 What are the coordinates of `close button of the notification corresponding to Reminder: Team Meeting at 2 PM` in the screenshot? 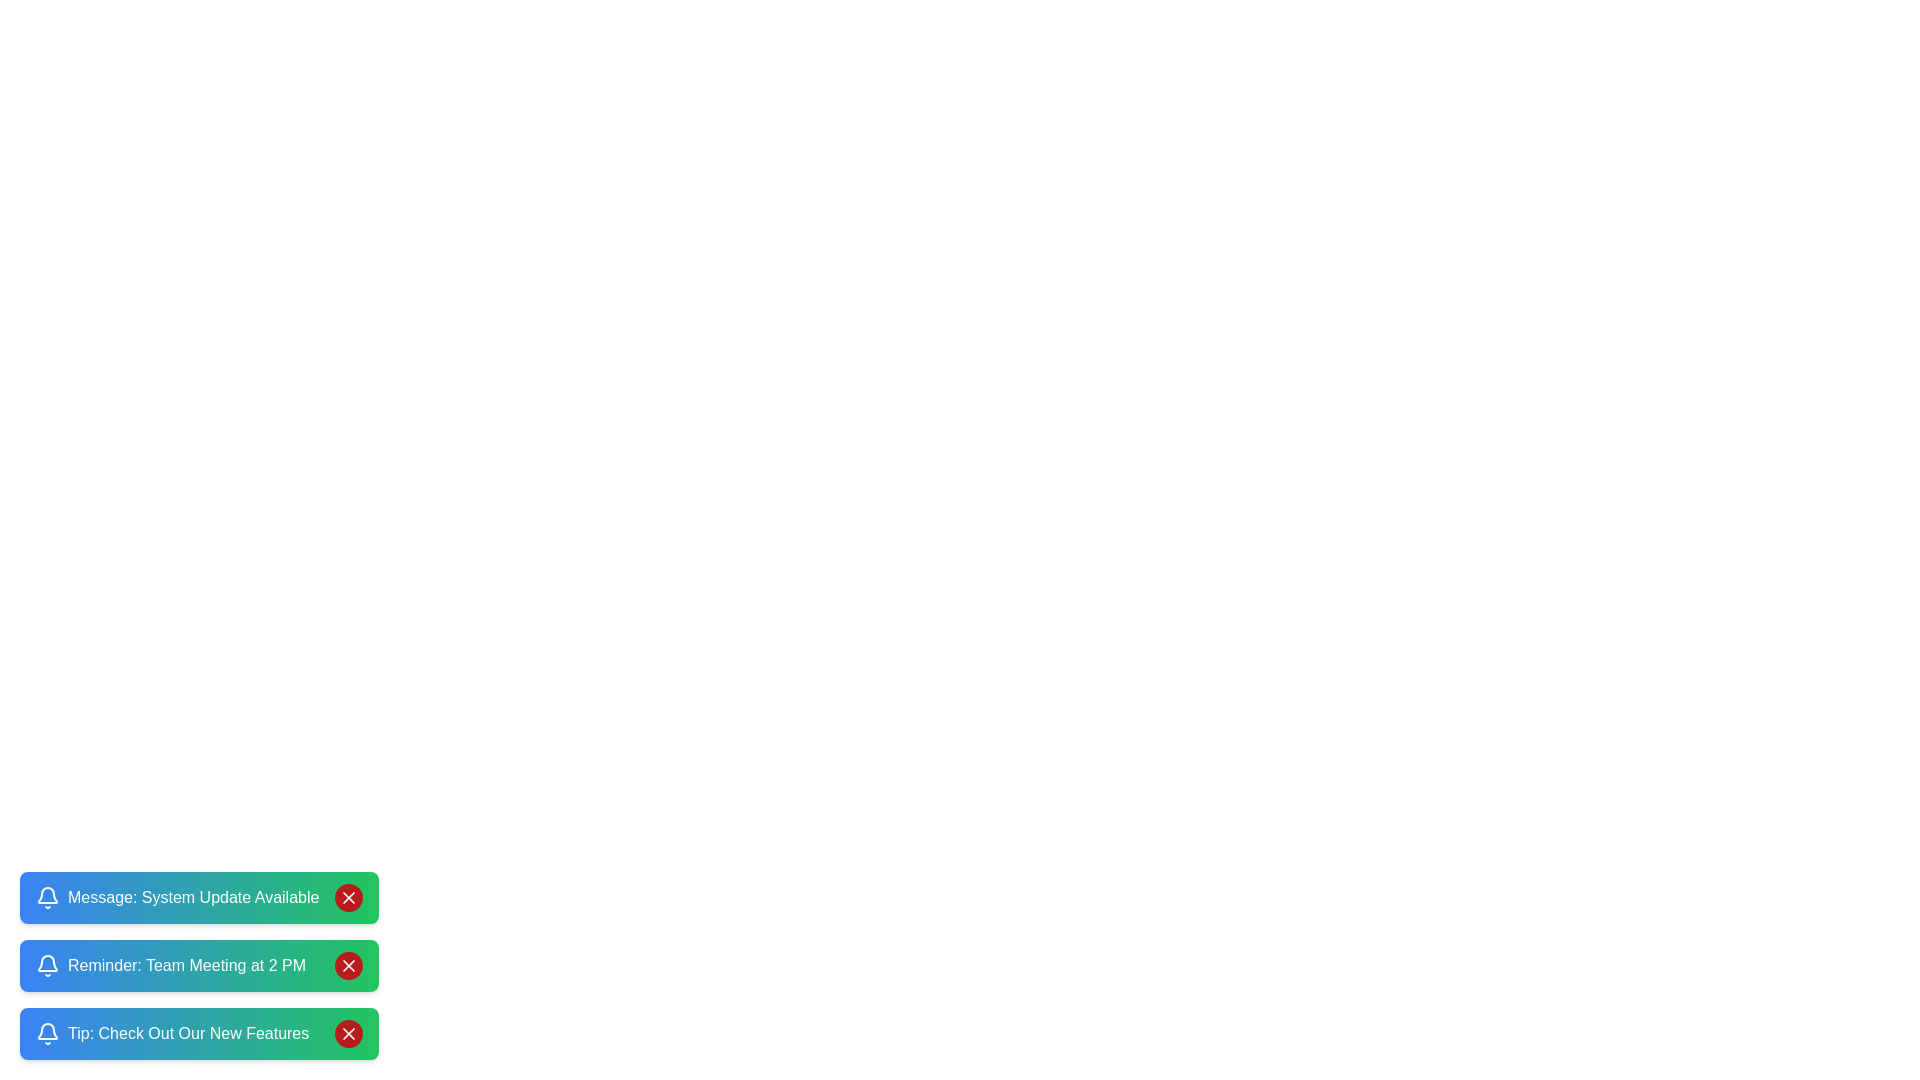 It's located at (349, 964).